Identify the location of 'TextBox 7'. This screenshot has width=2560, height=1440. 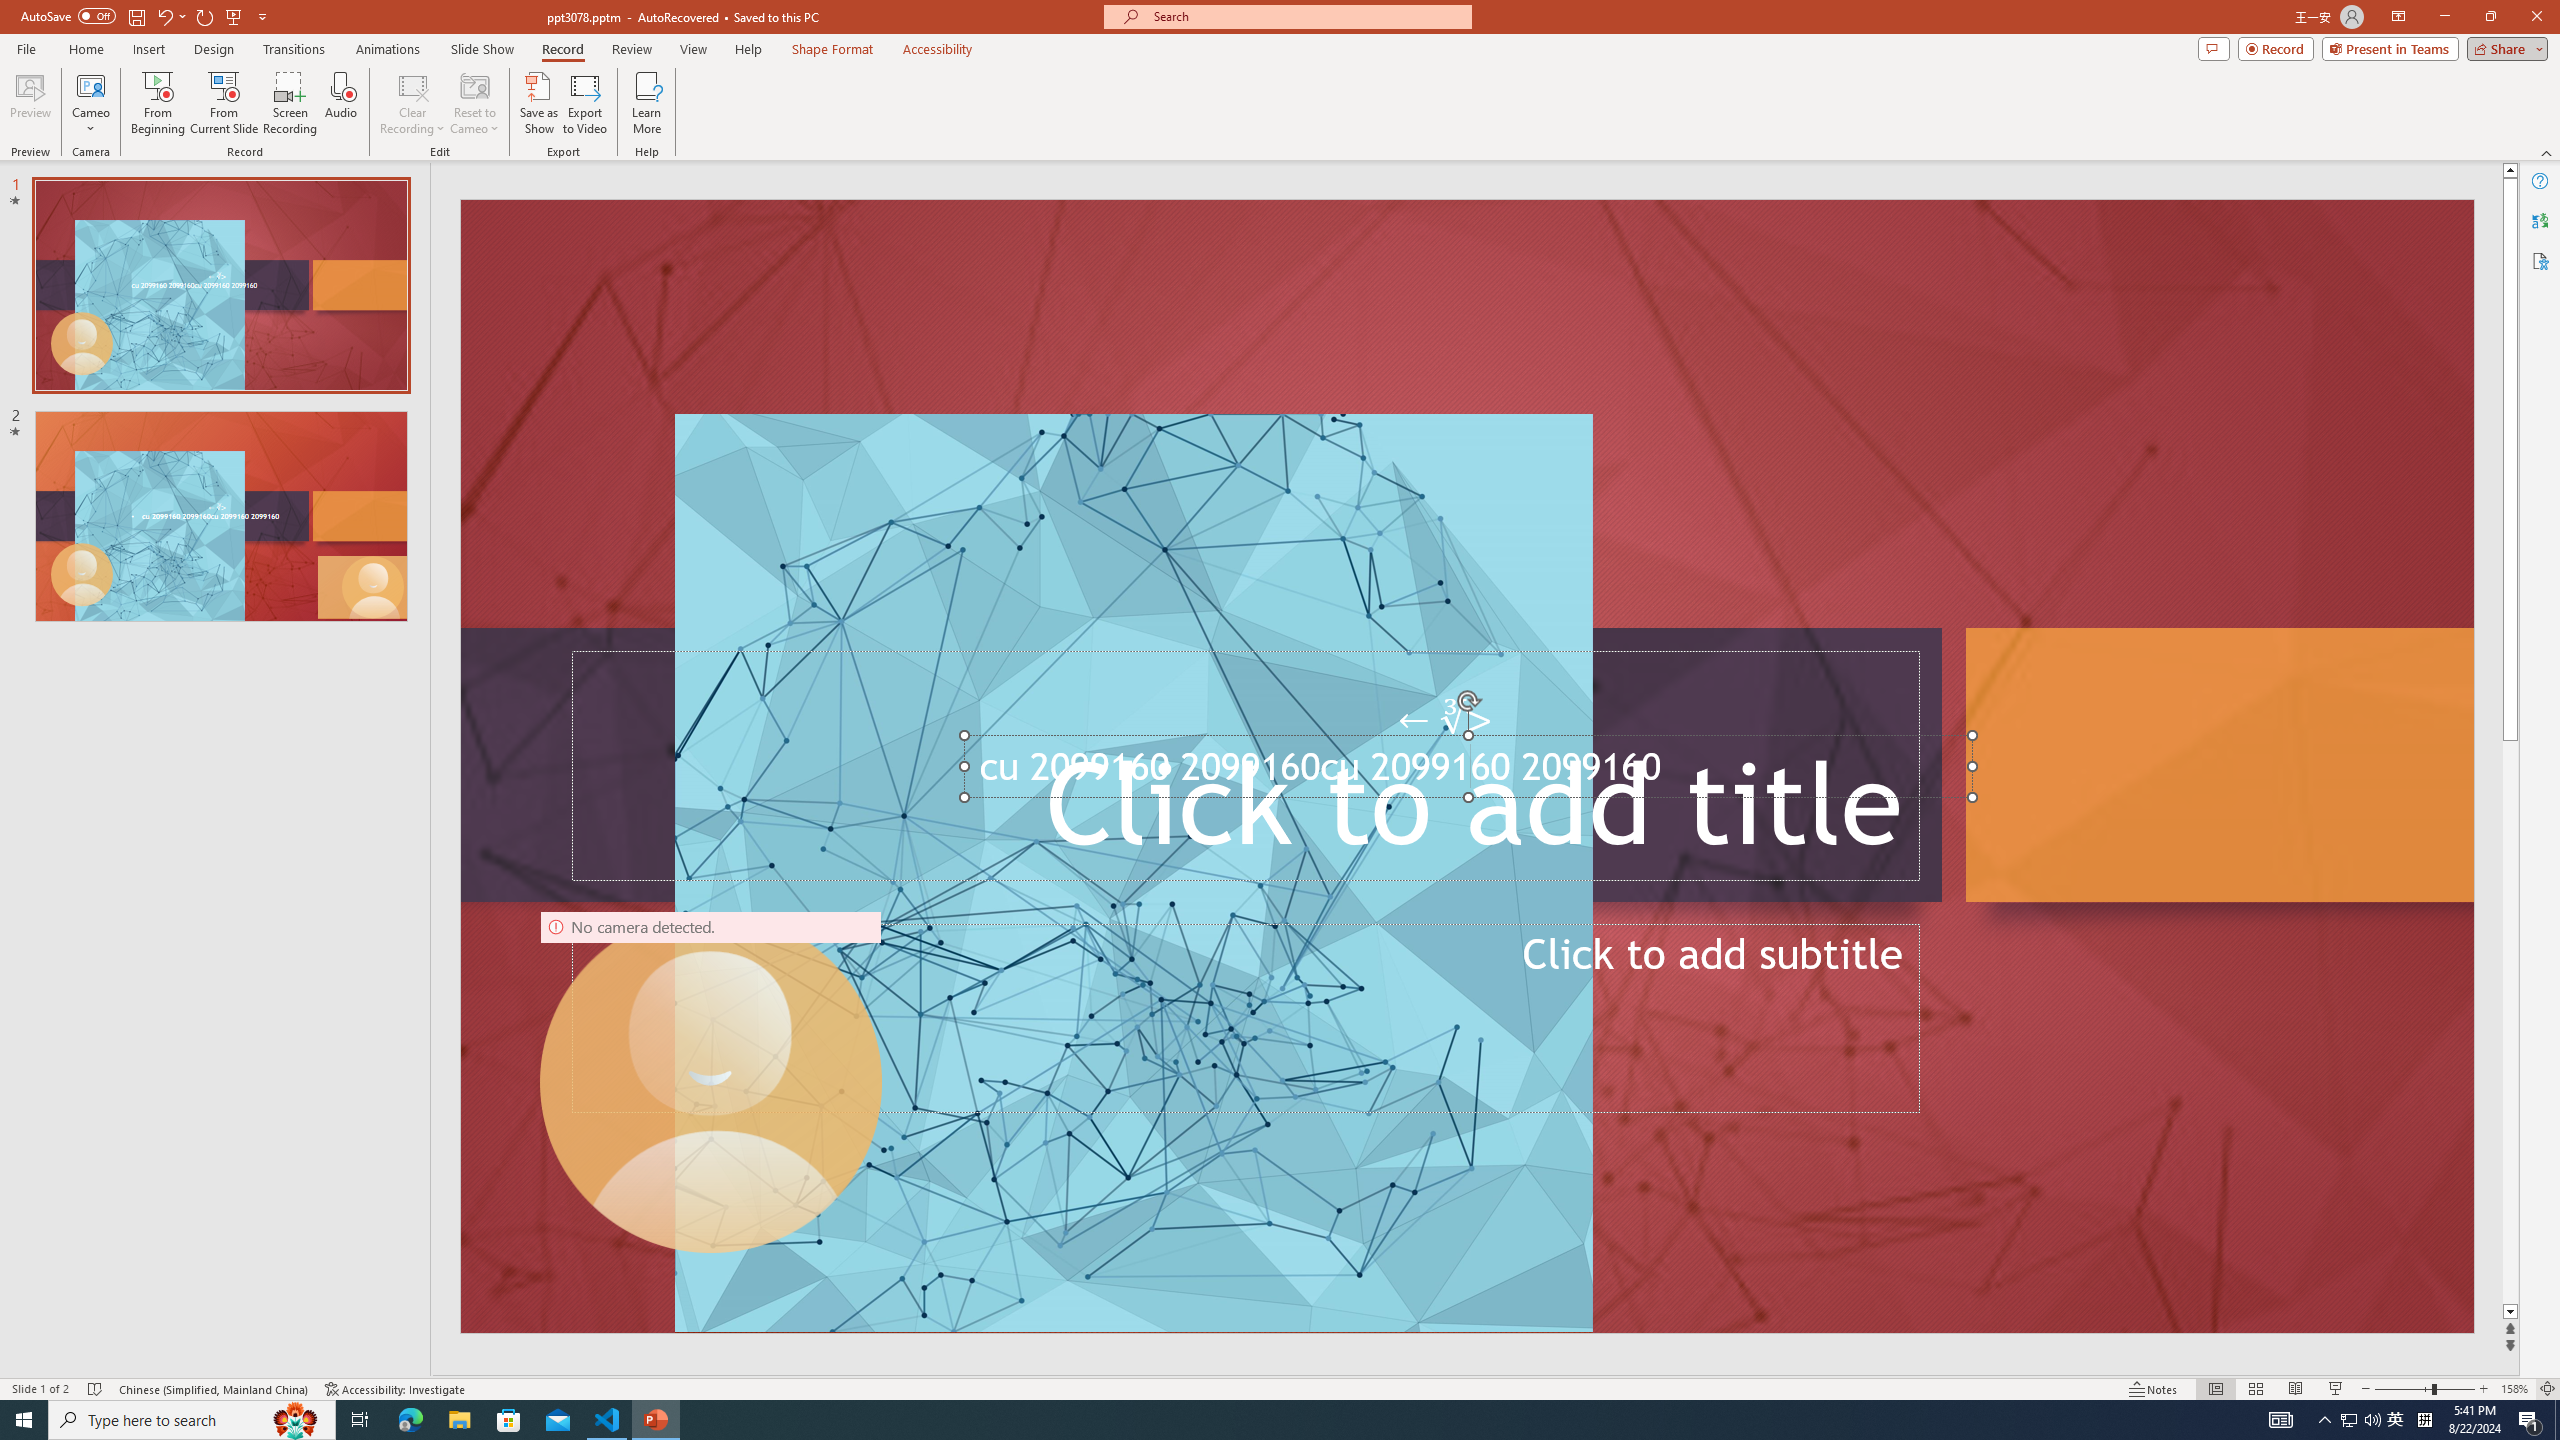
(1446, 720).